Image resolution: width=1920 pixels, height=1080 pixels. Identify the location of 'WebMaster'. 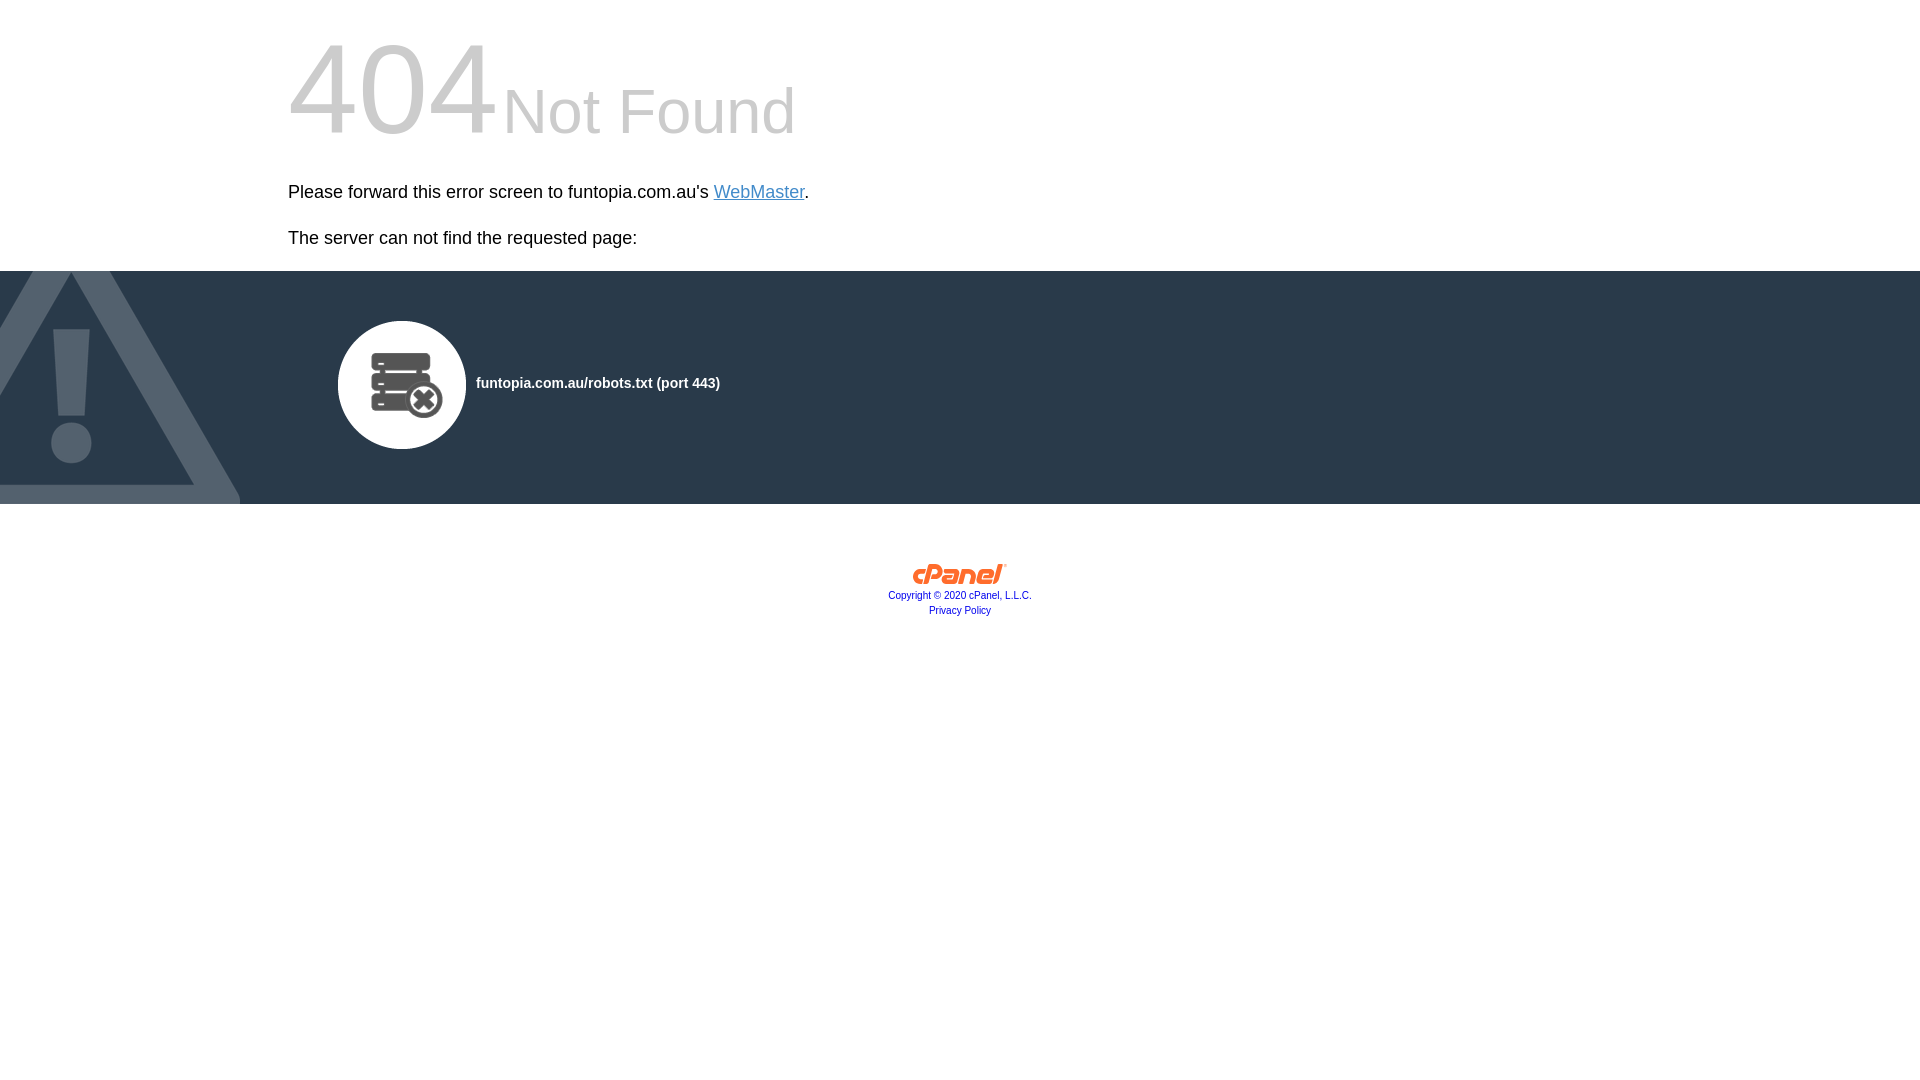
(758, 192).